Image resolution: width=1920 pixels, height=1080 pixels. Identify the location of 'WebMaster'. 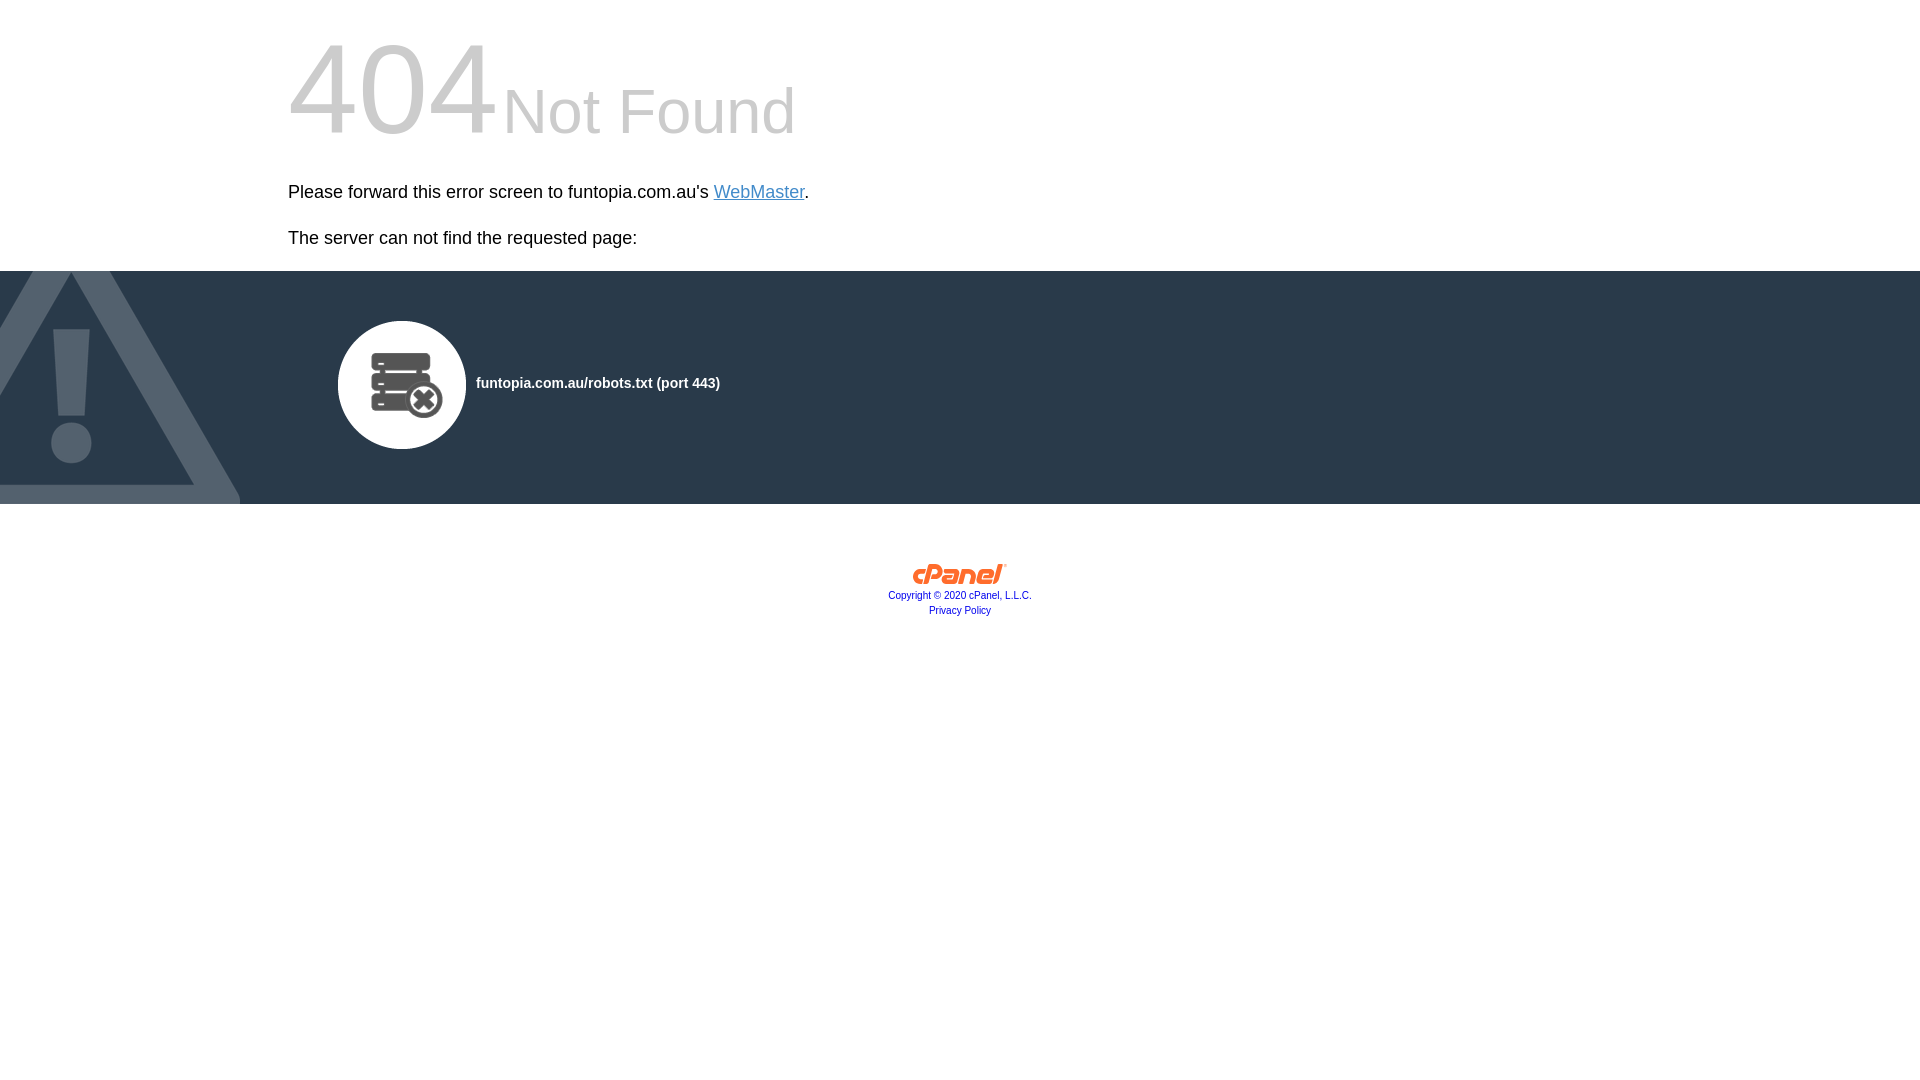
(758, 192).